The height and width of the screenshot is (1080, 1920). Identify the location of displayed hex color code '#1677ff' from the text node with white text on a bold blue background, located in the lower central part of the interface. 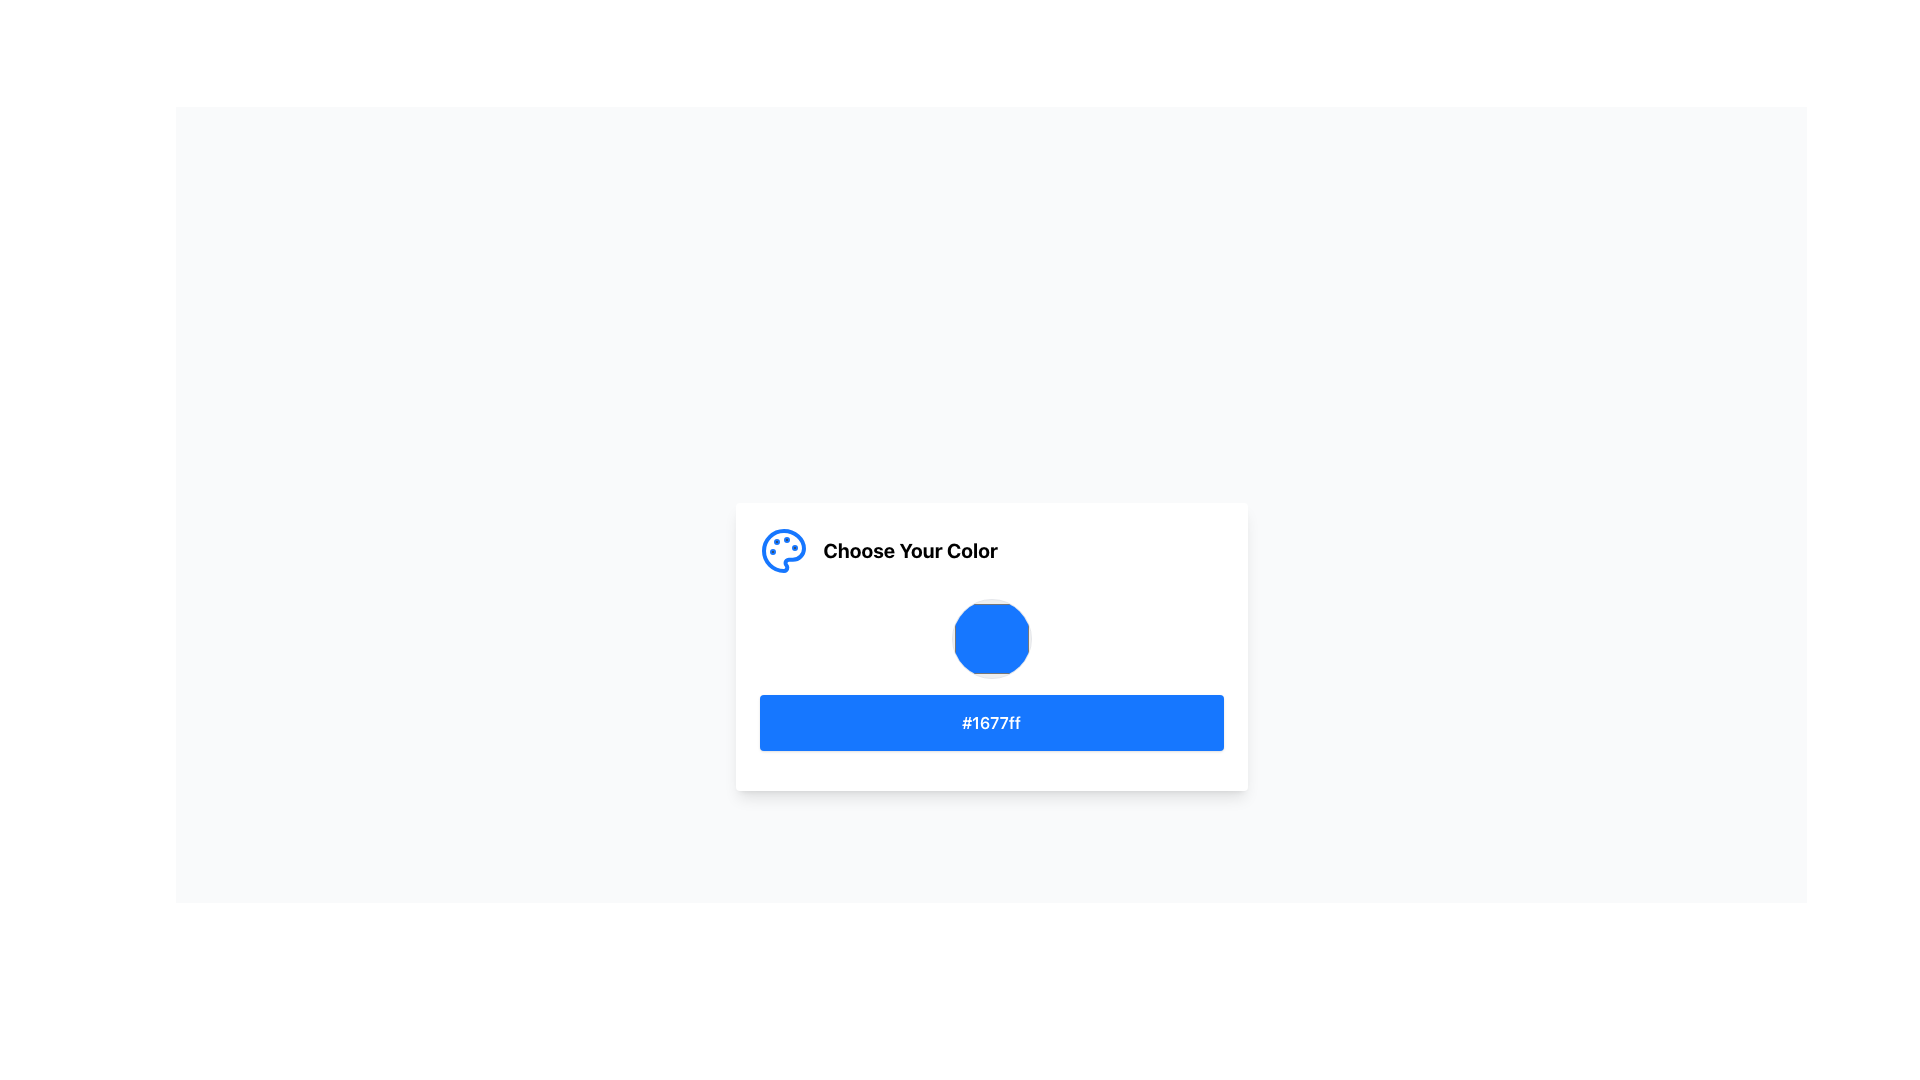
(991, 722).